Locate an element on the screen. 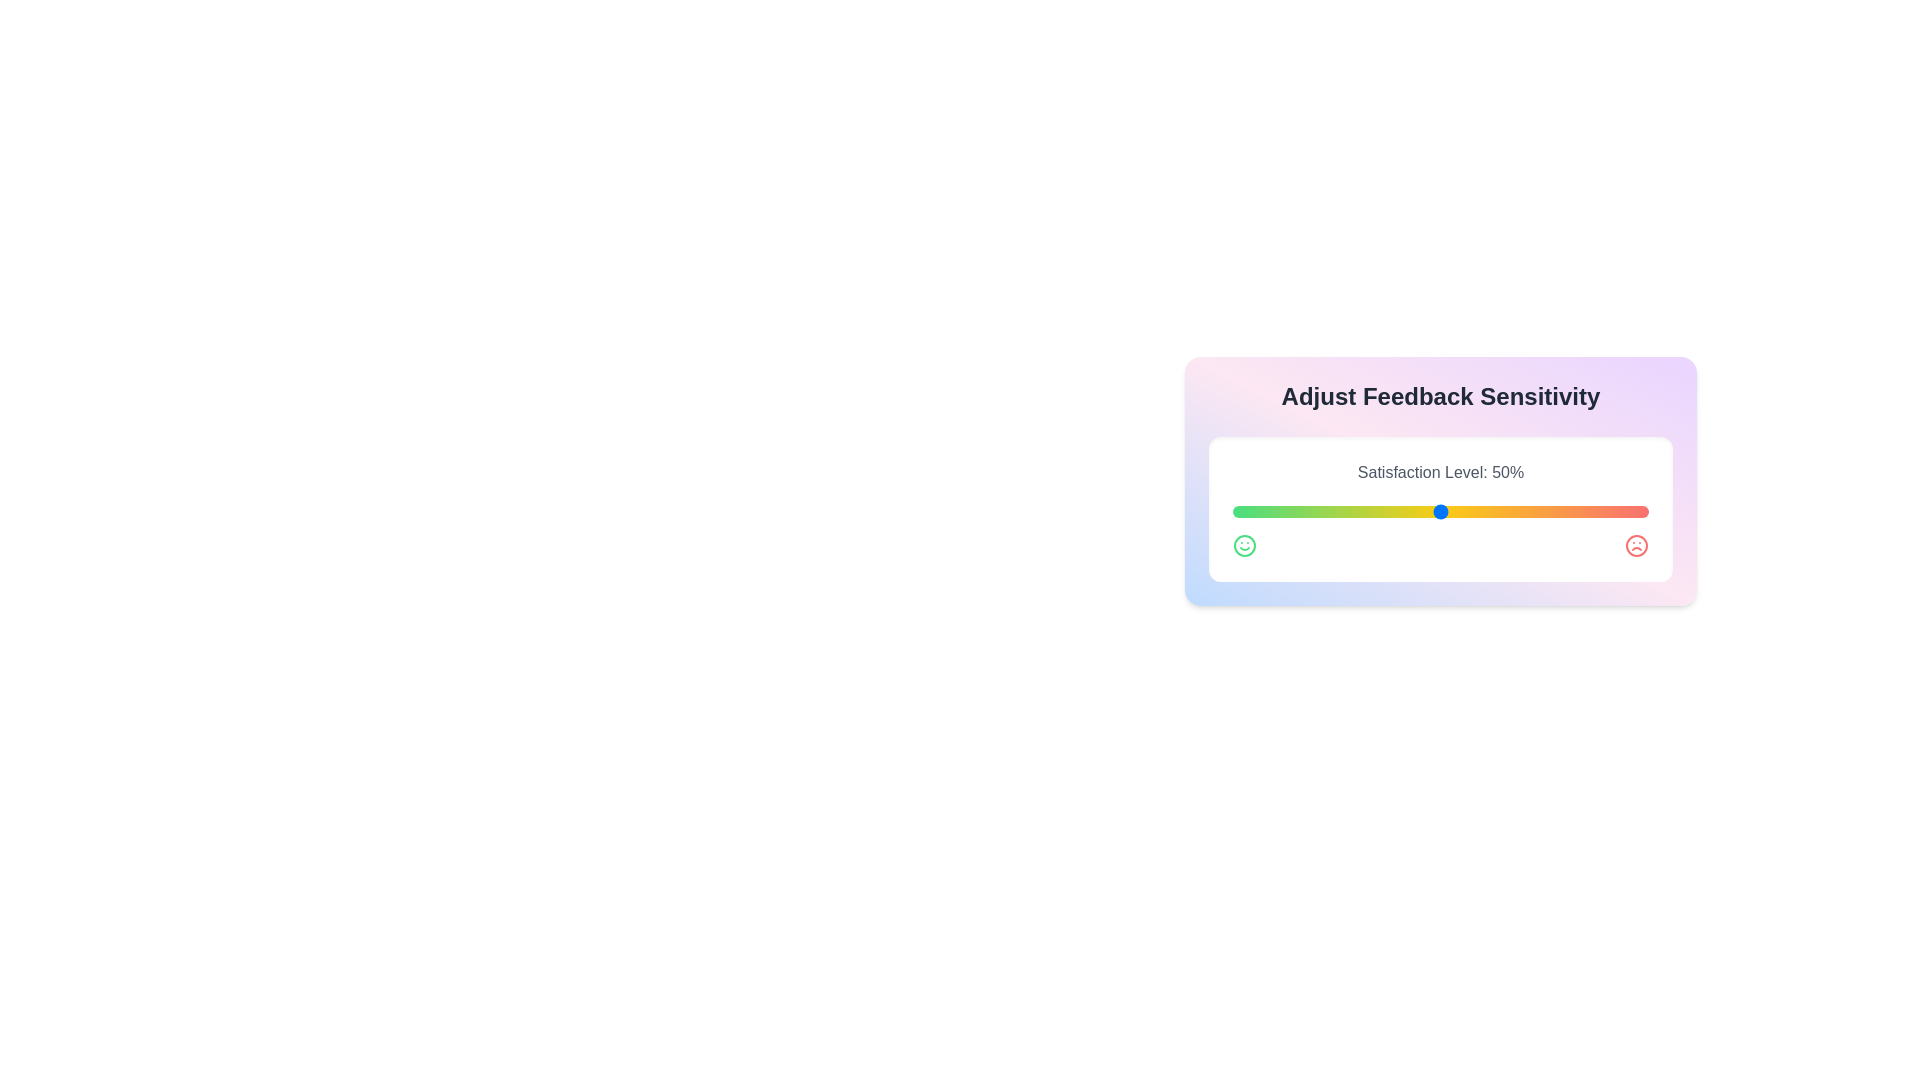 Image resolution: width=1920 pixels, height=1080 pixels. the displayed feedback percentage is located at coordinates (1440, 508).